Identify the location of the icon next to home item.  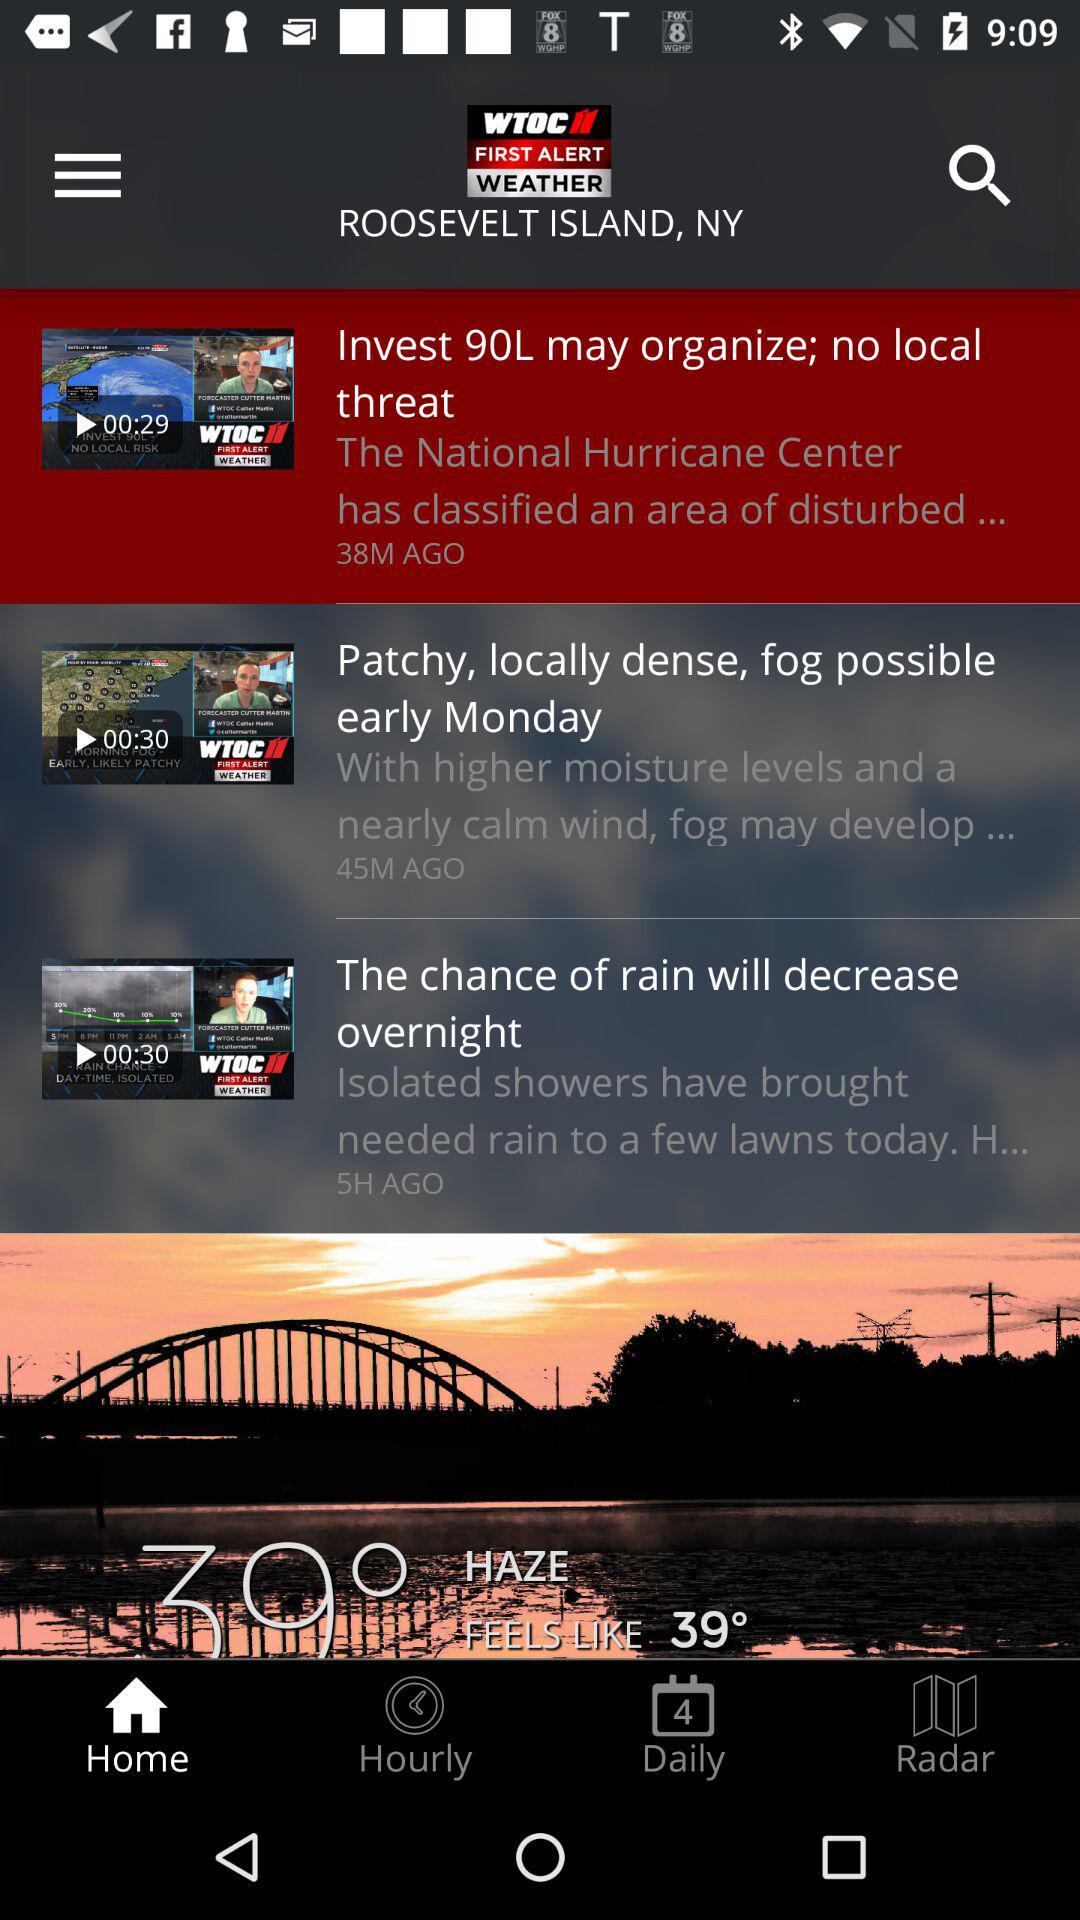
(413, 1726).